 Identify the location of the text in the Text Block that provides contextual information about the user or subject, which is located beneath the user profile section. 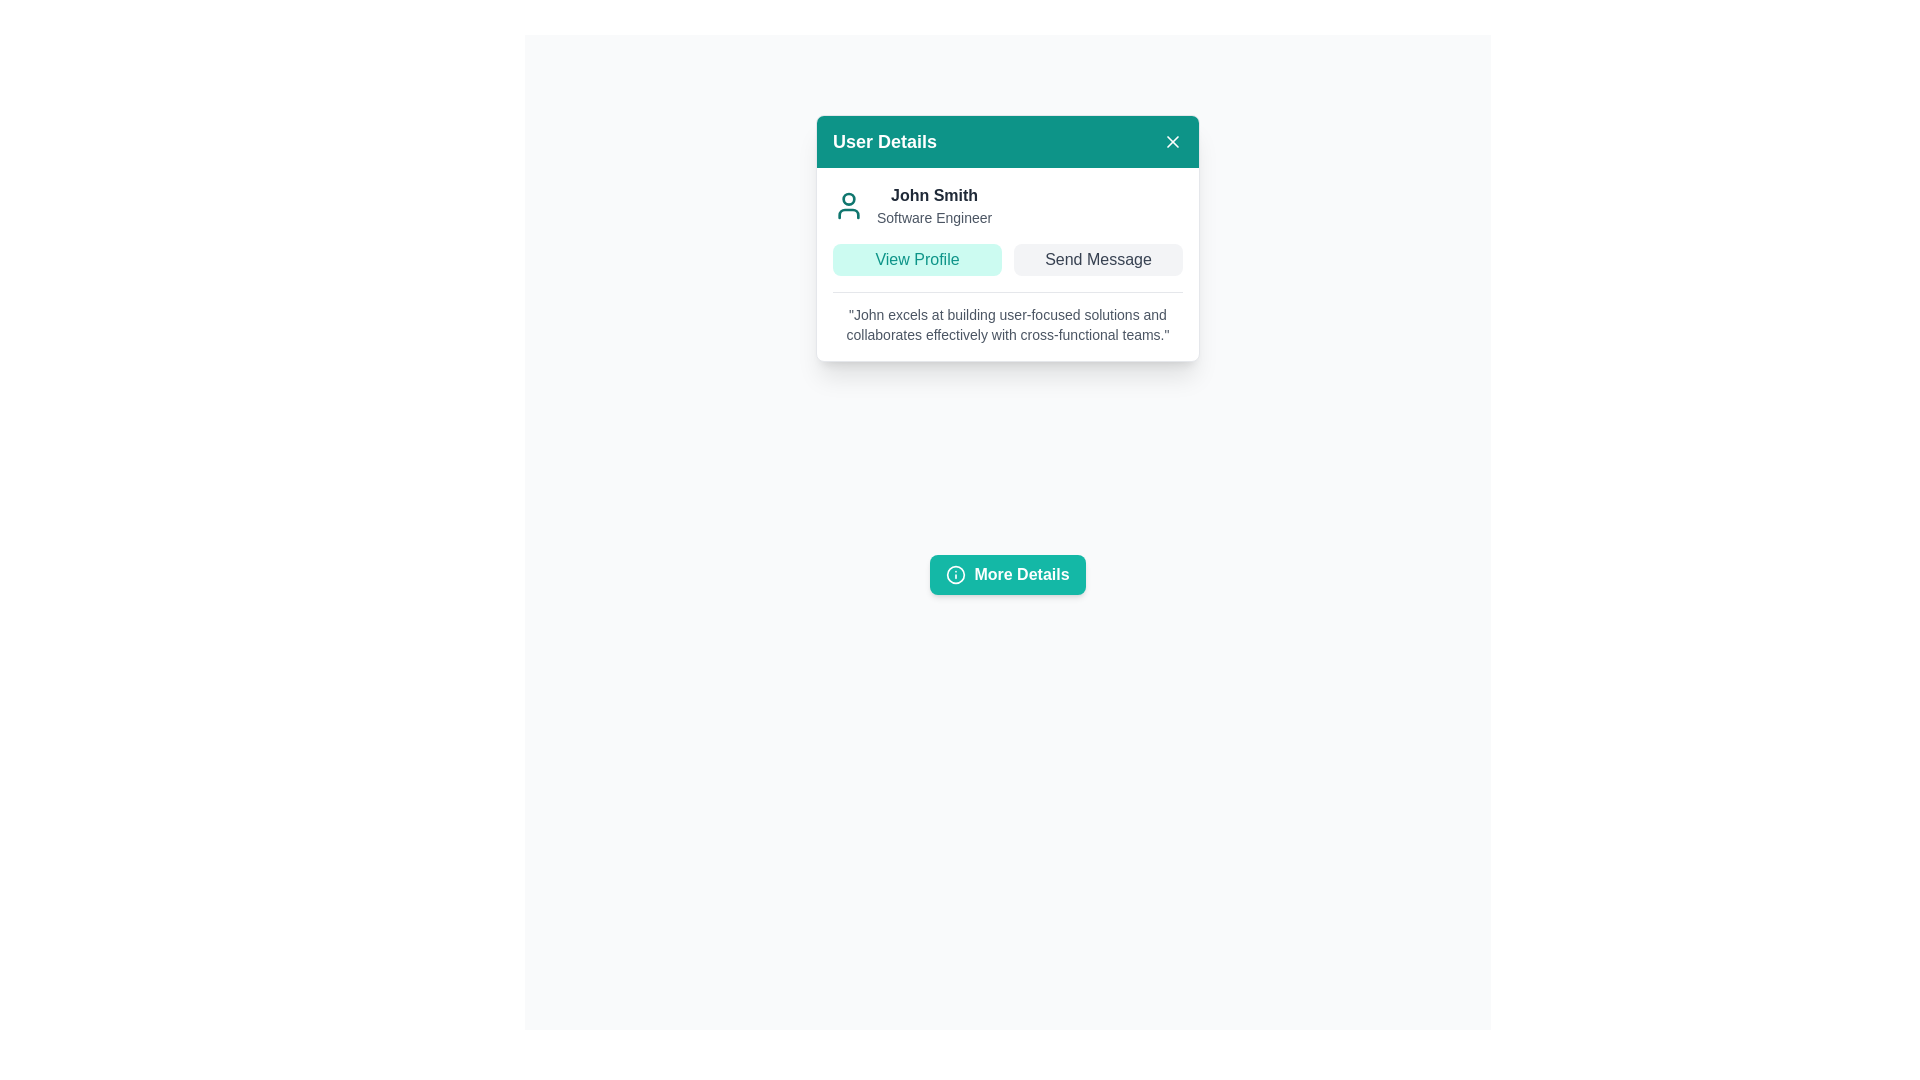
(1008, 323).